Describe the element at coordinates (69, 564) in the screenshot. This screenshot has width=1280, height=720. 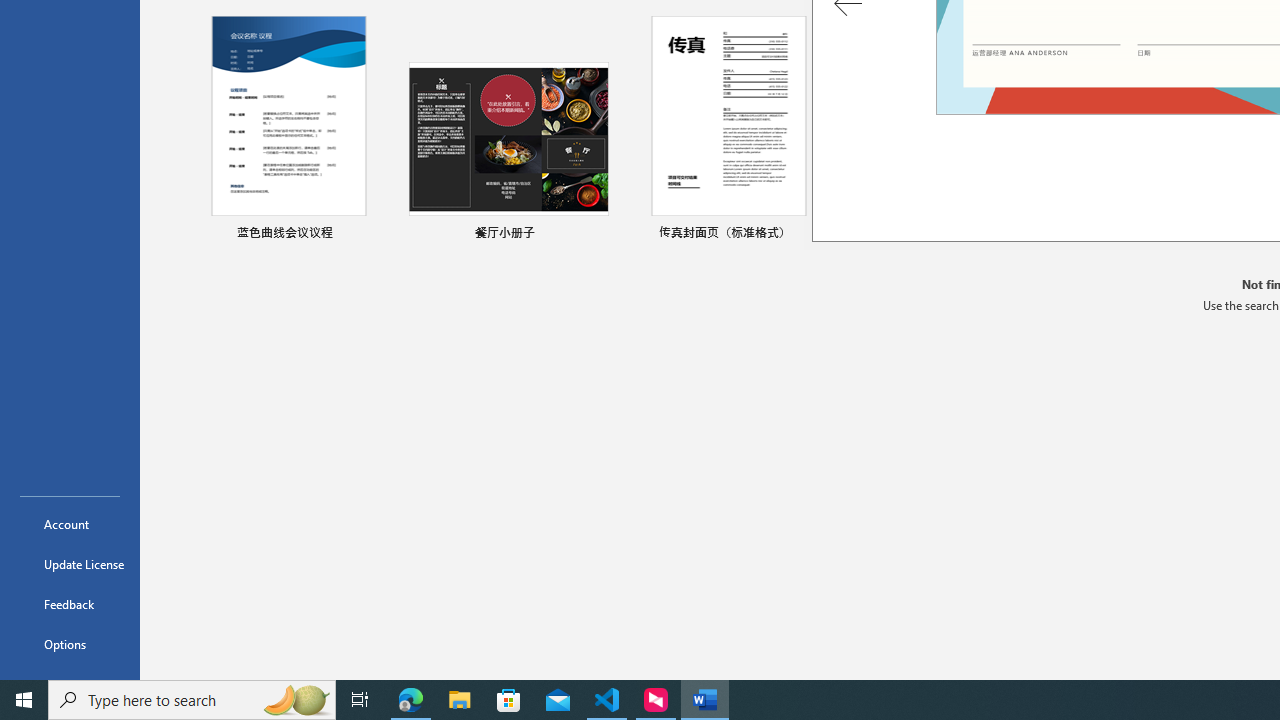
I see `'Update License'` at that location.